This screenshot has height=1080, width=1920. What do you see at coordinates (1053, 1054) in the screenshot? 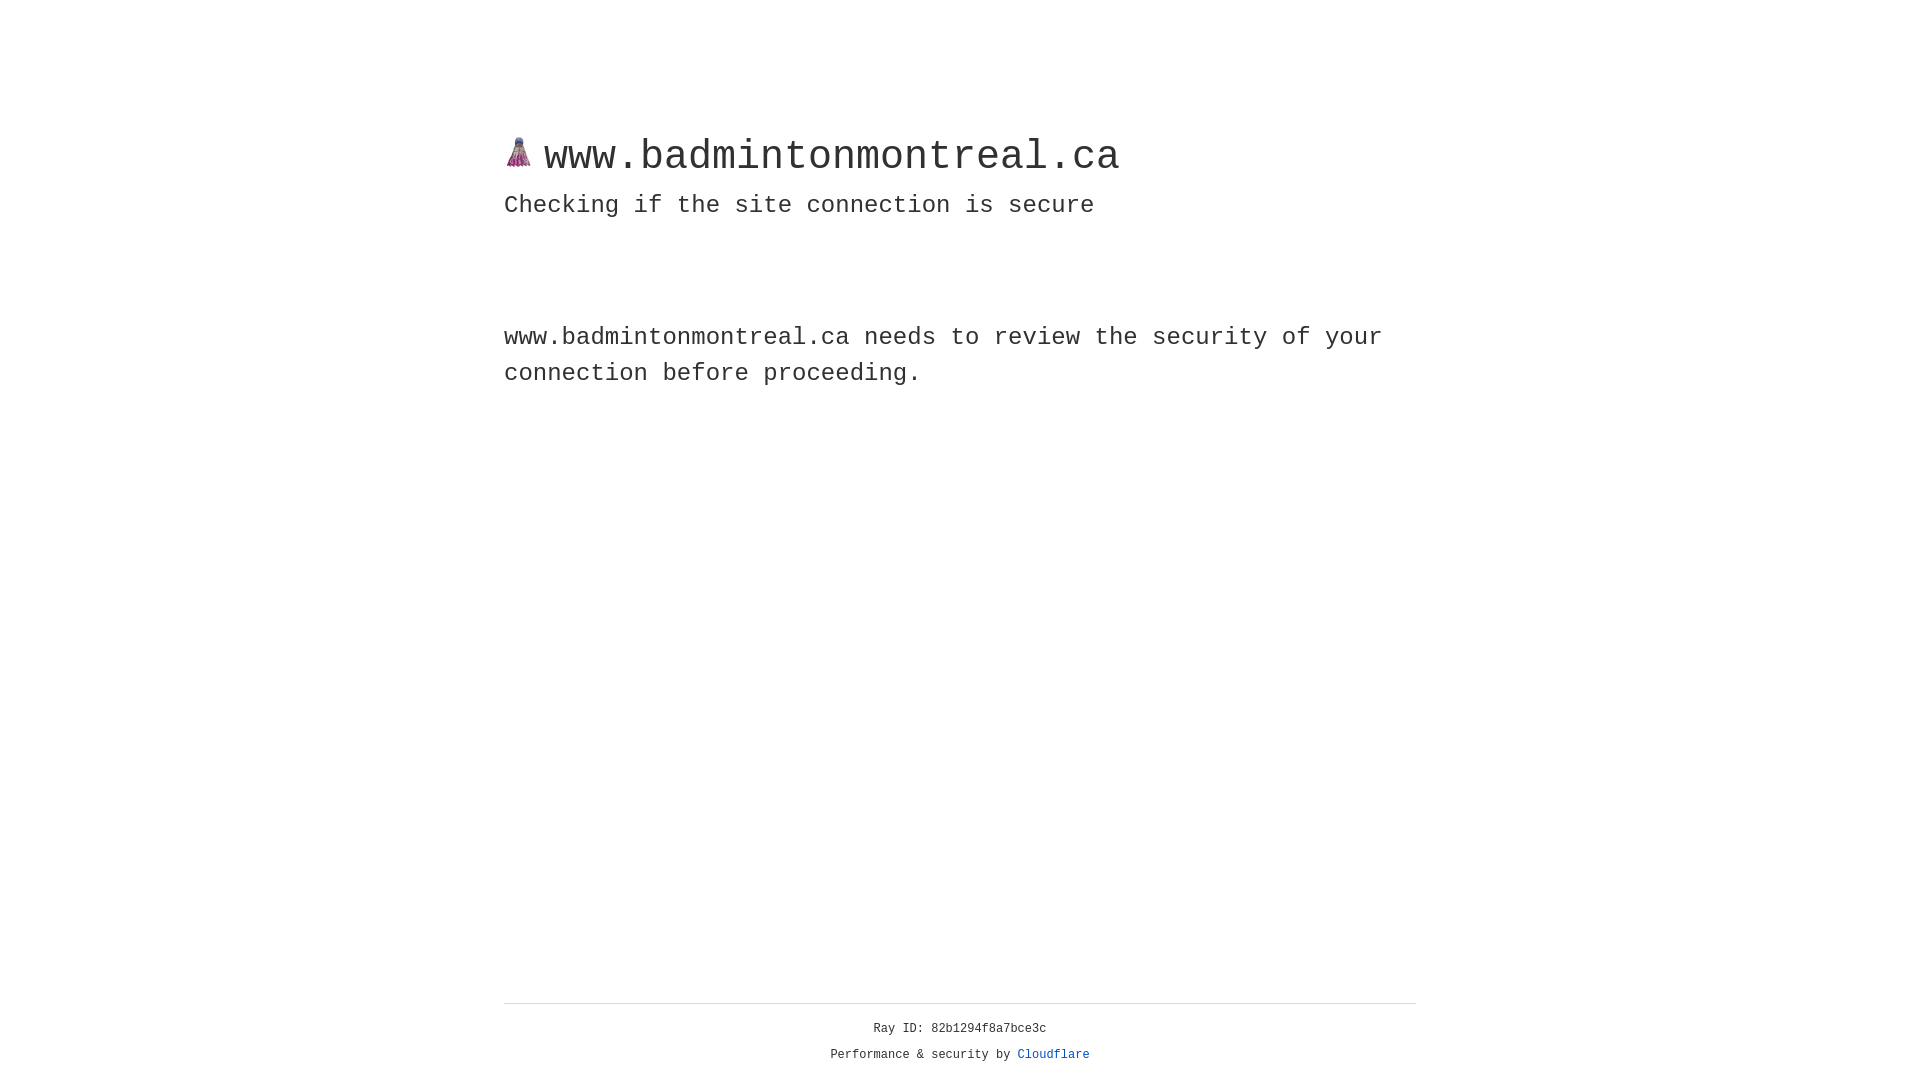
I see `'Cloudflare'` at bounding box center [1053, 1054].